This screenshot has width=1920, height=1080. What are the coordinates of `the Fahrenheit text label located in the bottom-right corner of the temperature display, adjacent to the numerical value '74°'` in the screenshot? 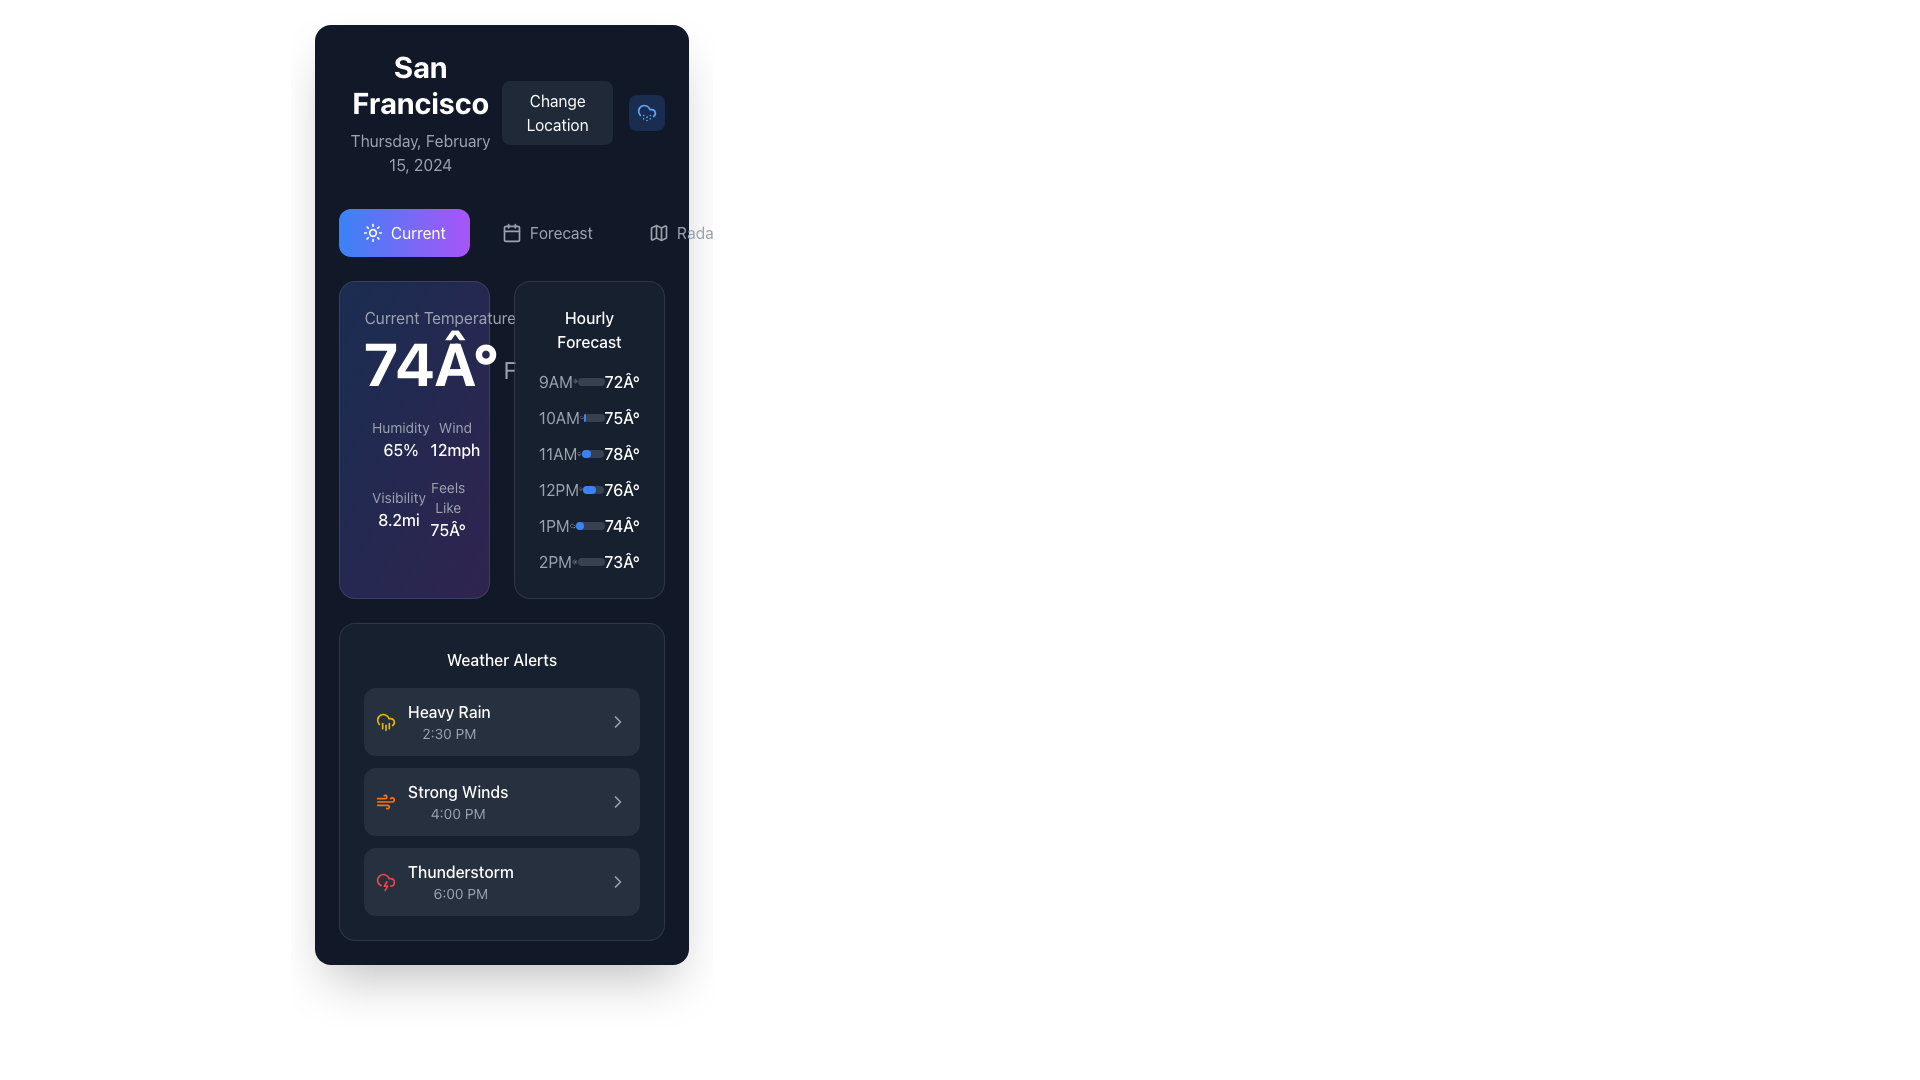 It's located at (510, 370).